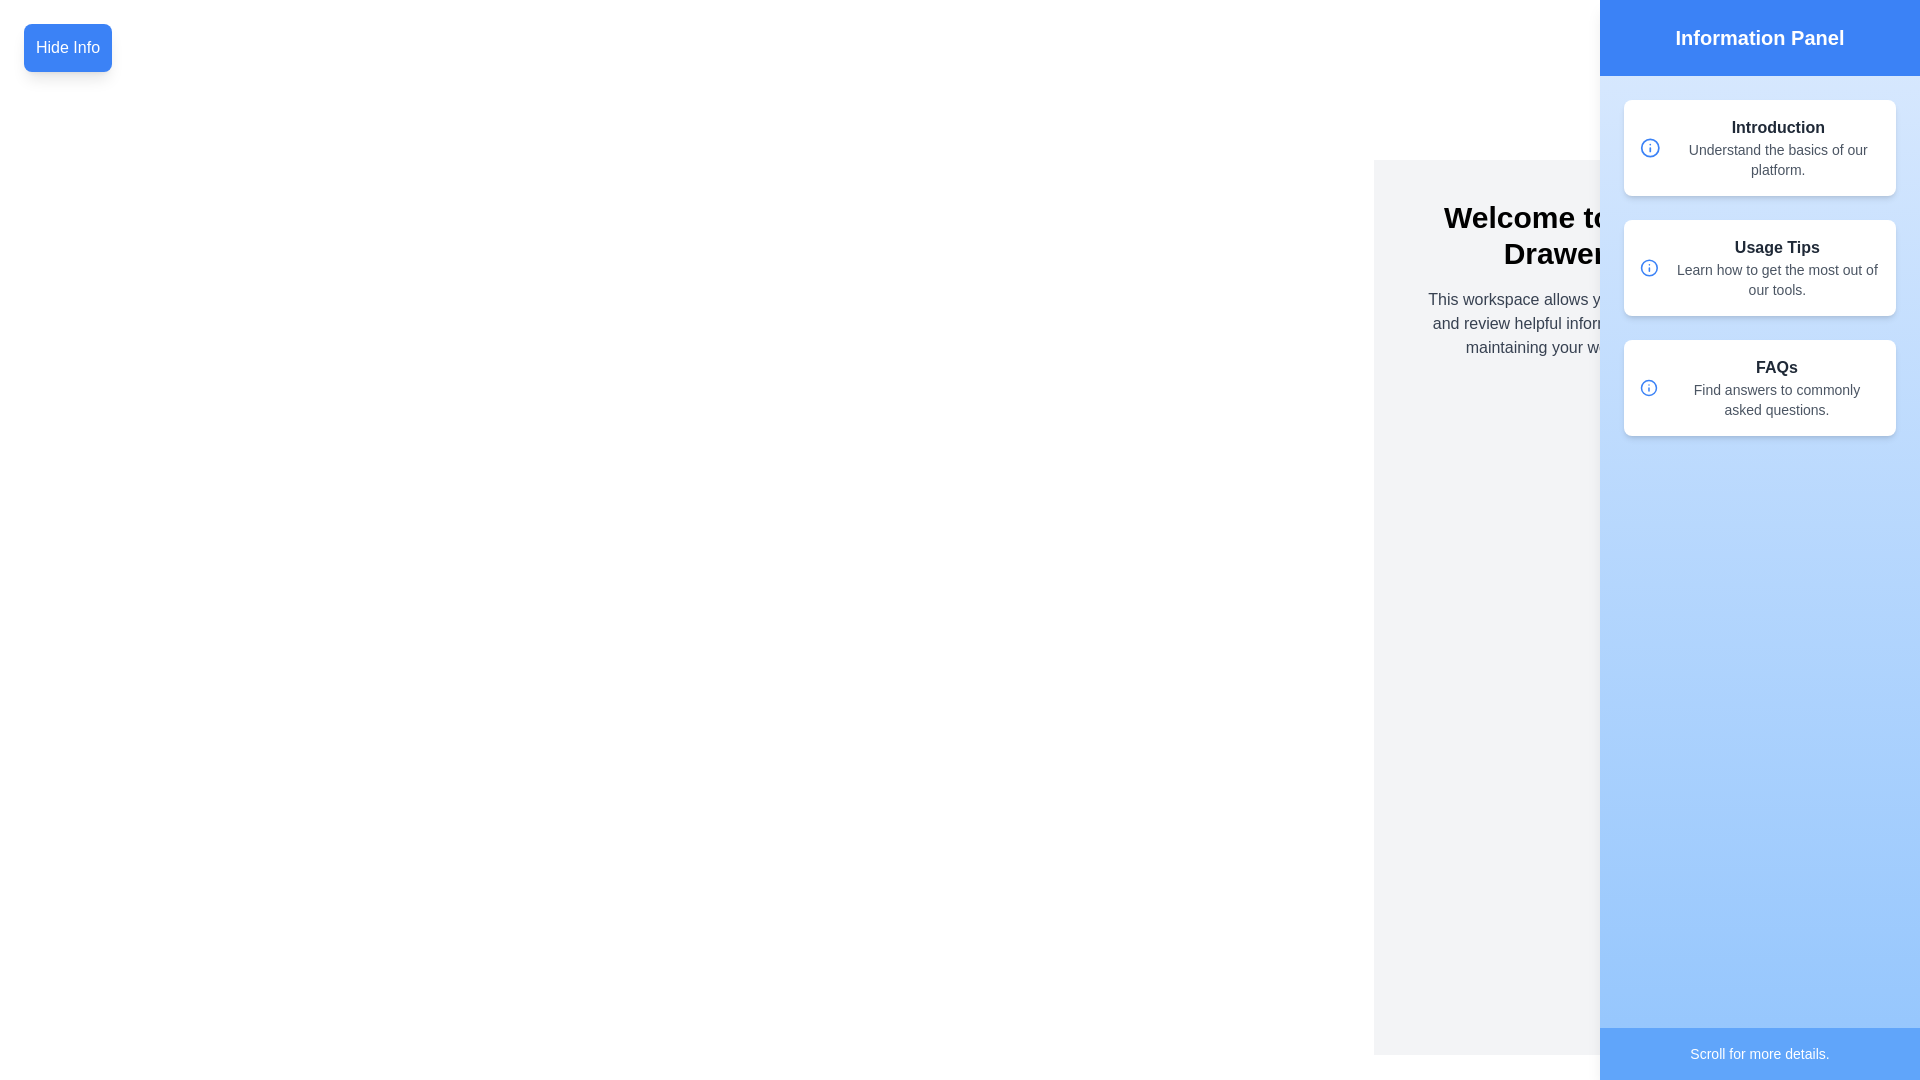 This screenshot has width=1920, height=1080. Describe the element at coordinates (1648, 388) in the screenshot. I see `the visual design of the 'FAQs' icon located in the third row of the information panel, aligned to the left of the text content` at that location.